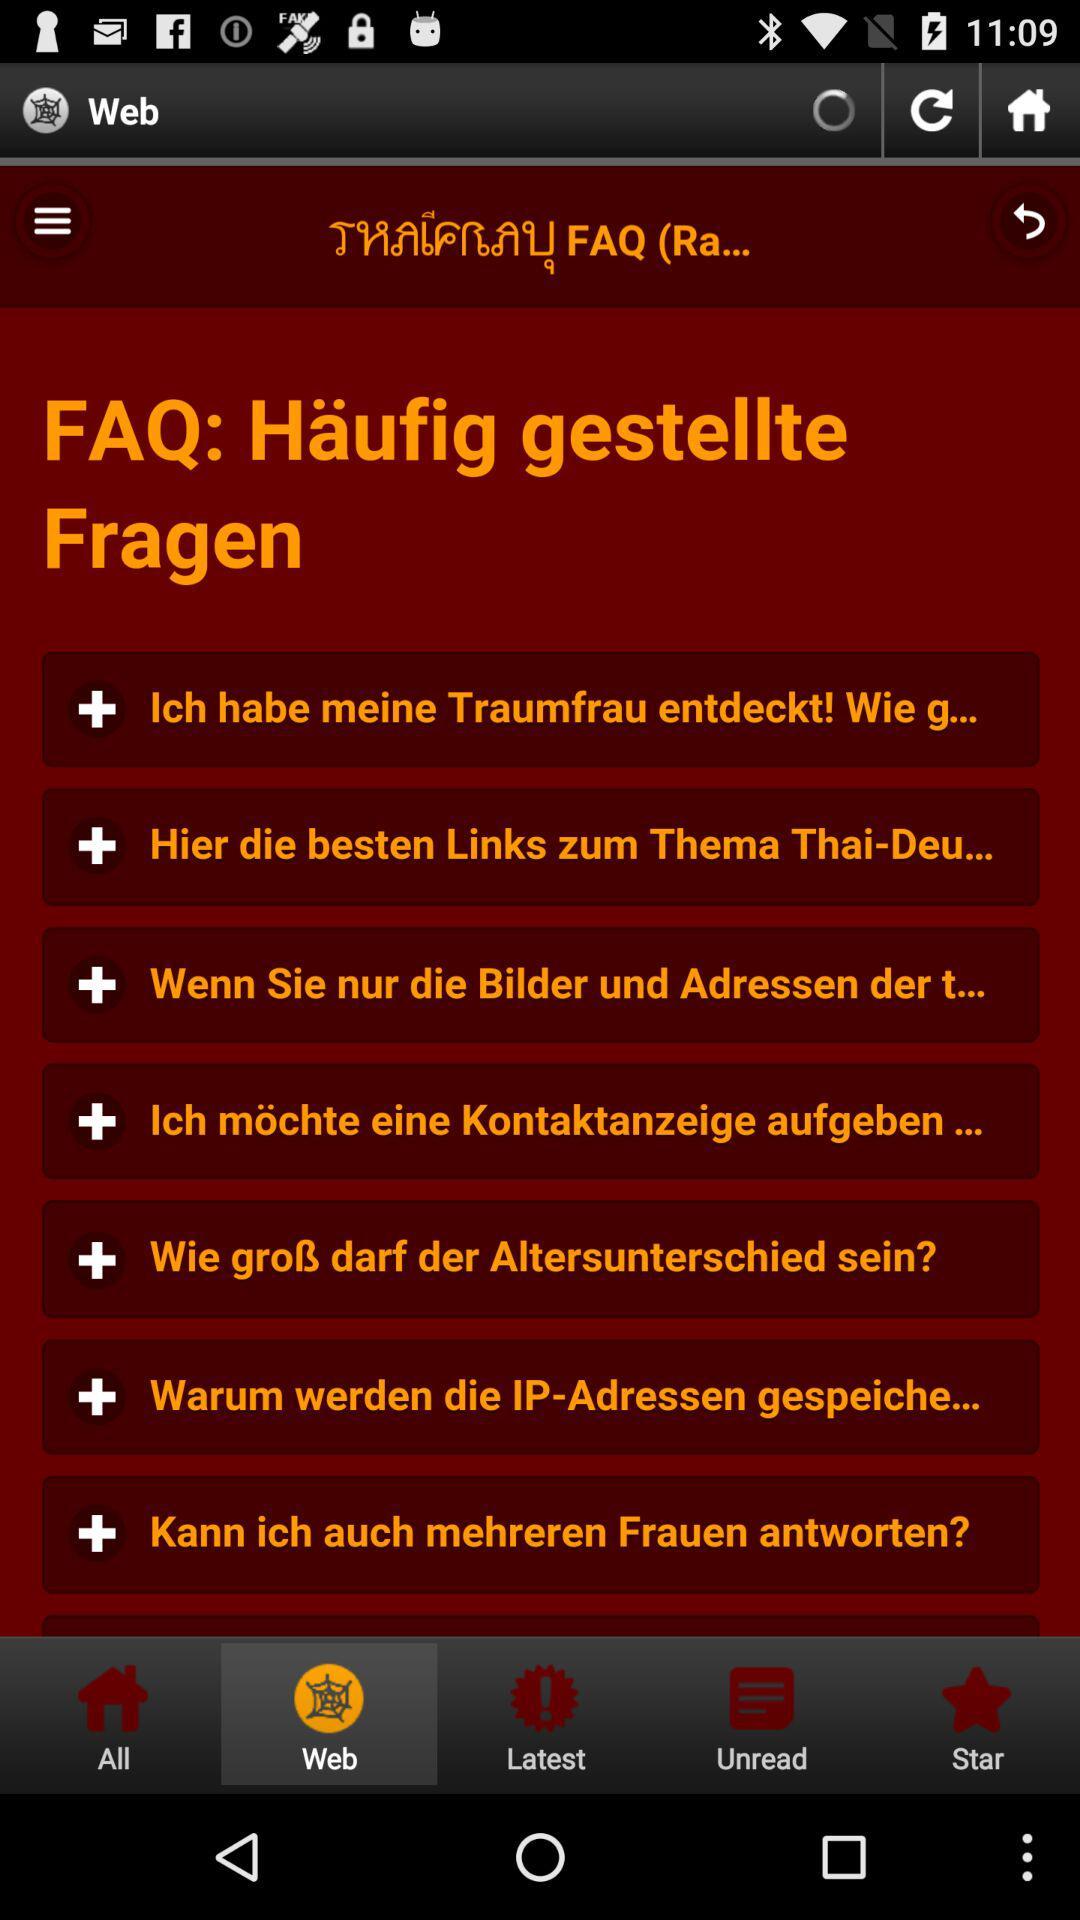 This screenshot has height=1920, width=1080. I want to click on the home icon, so click(1029, 117).